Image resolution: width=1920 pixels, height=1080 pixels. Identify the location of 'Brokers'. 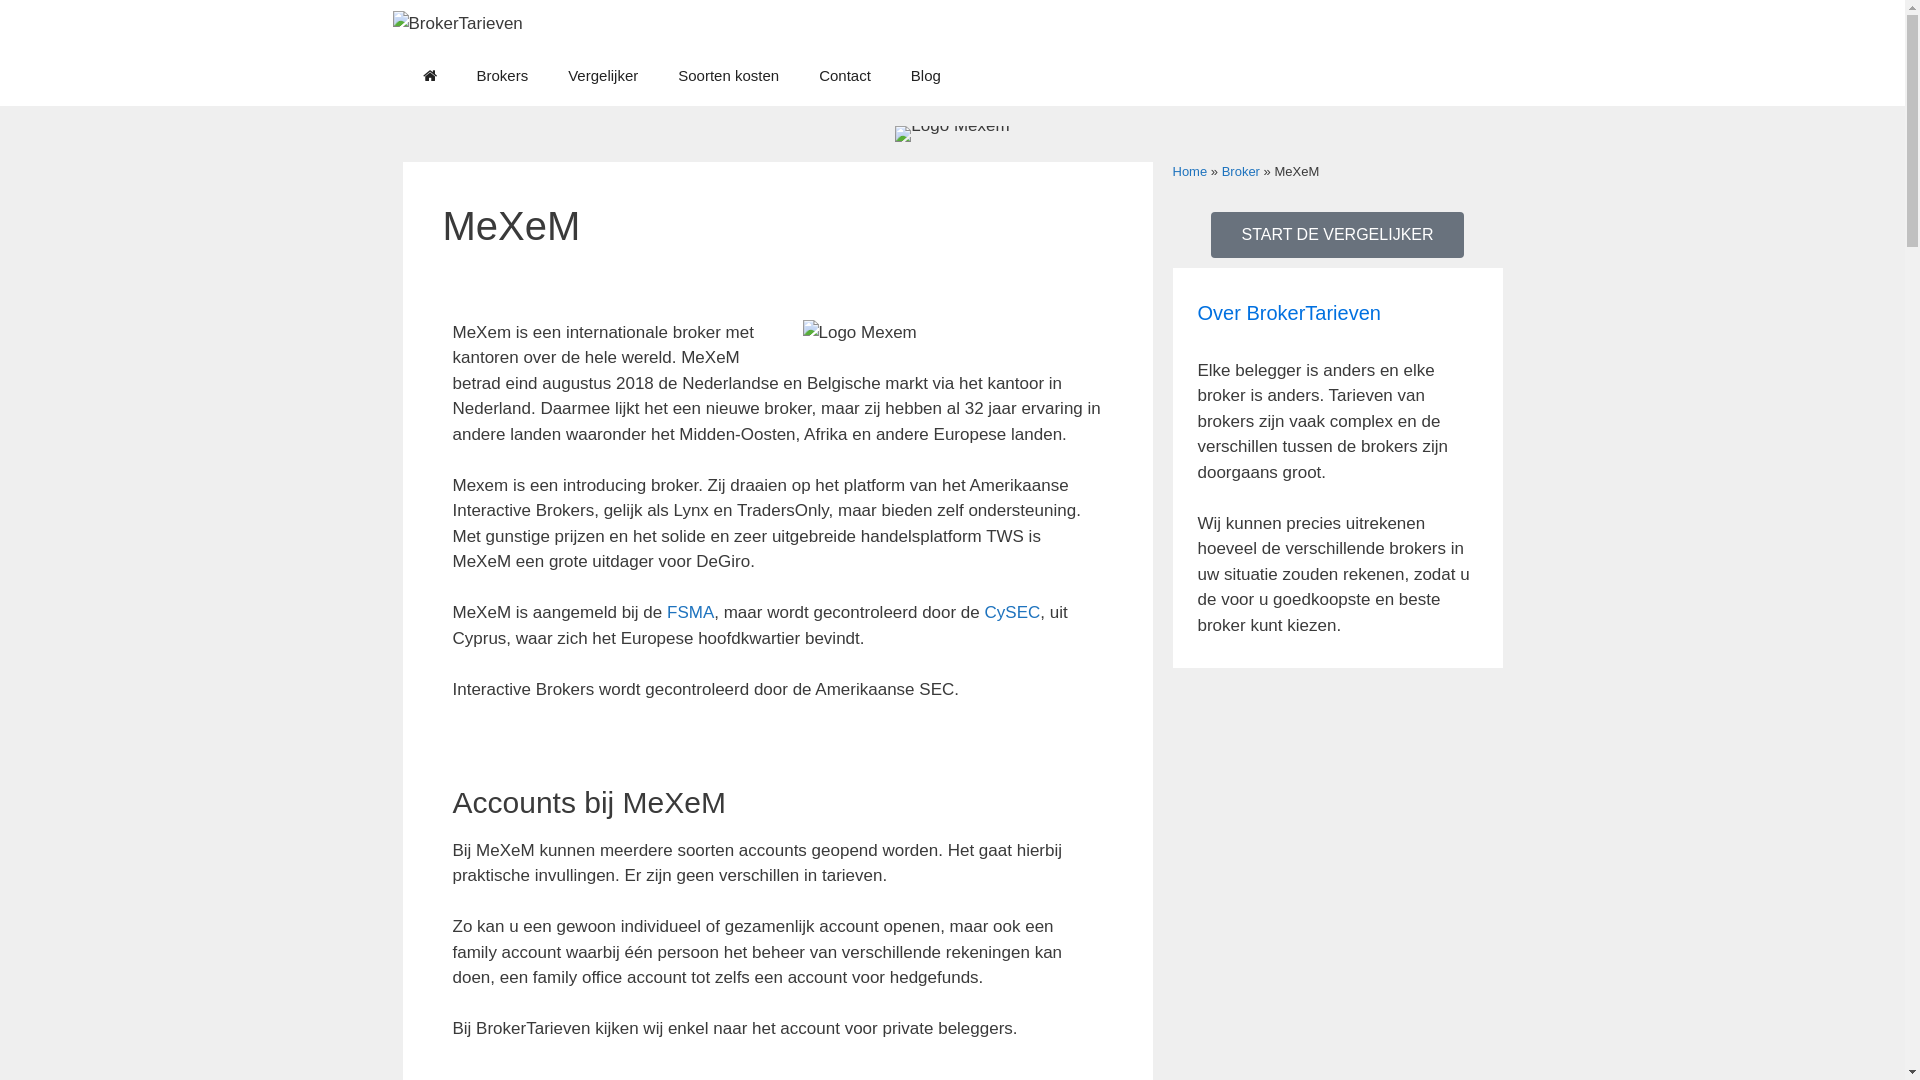
(502, 75).